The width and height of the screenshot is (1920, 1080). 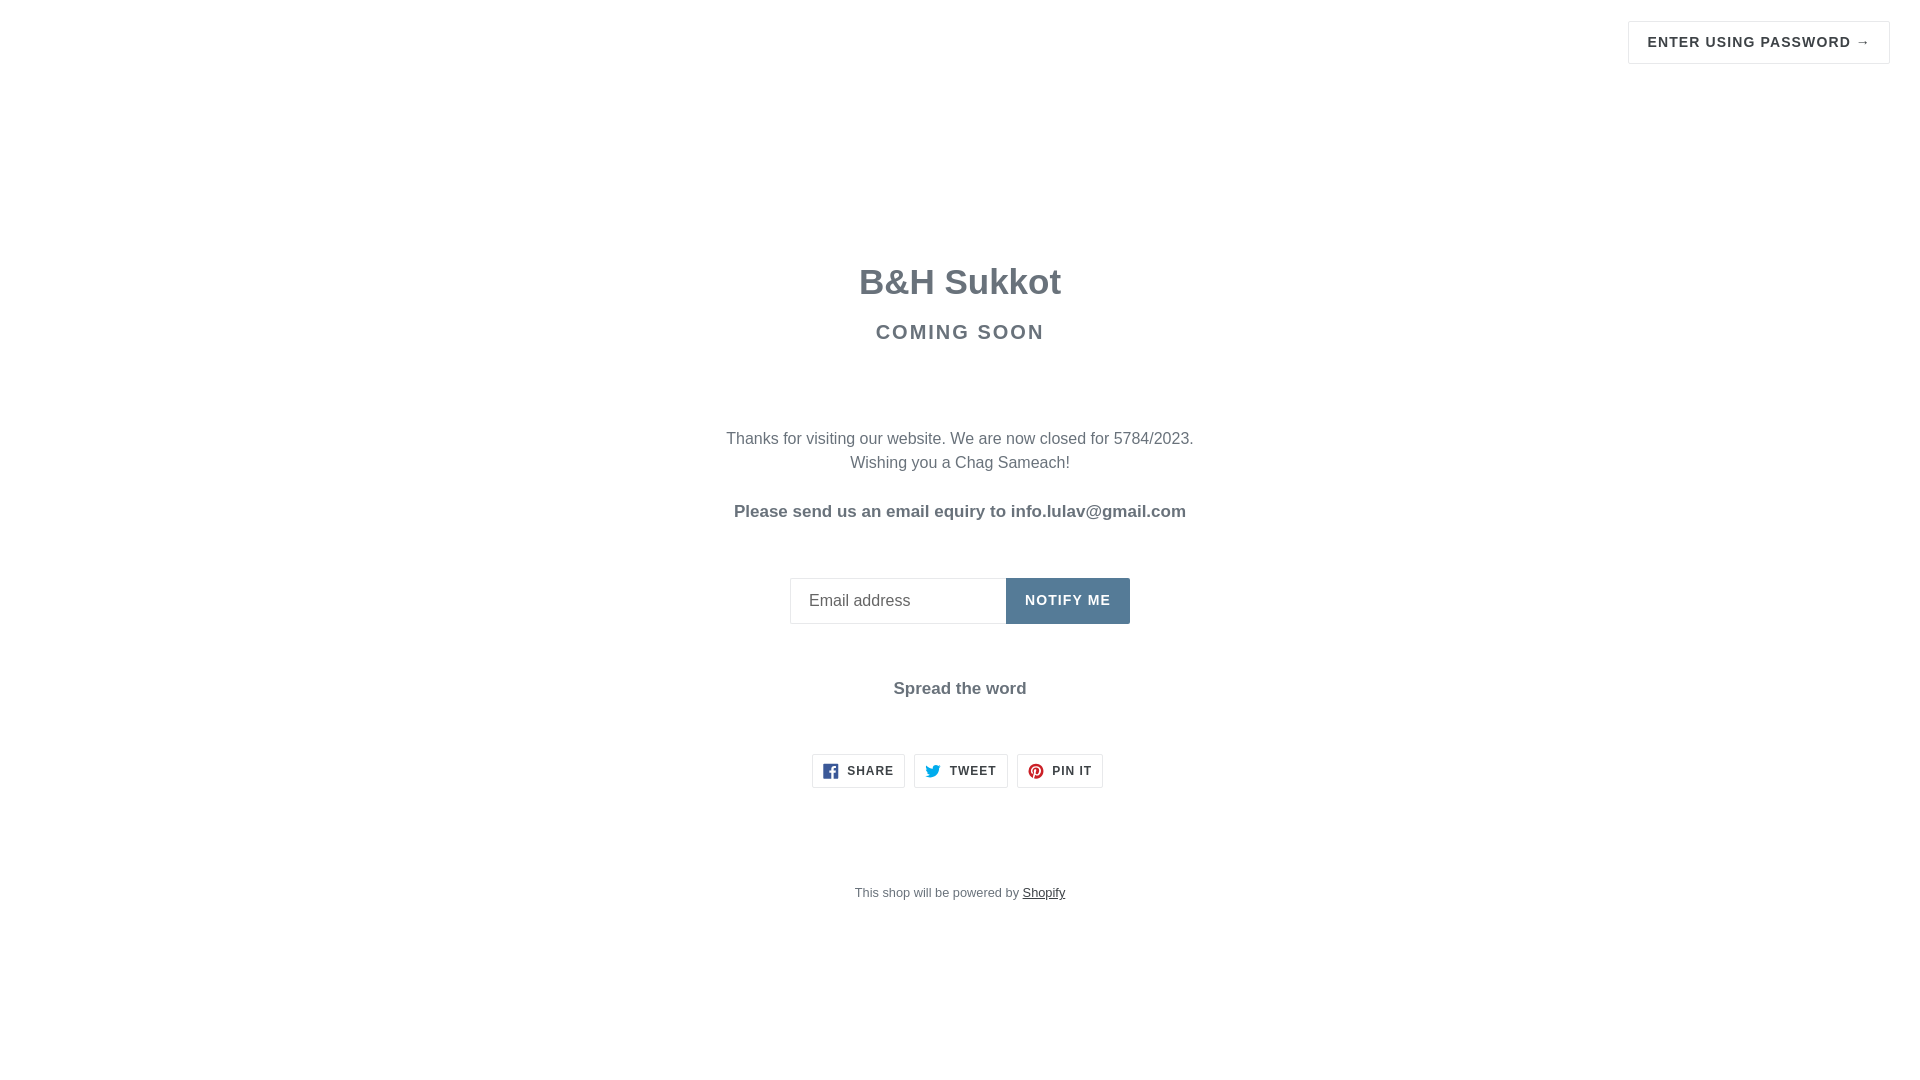 What do you see at coordinates (1059, 770) in the screenshot?
I see `'PIN IT` at bounding box center [1059, 770].